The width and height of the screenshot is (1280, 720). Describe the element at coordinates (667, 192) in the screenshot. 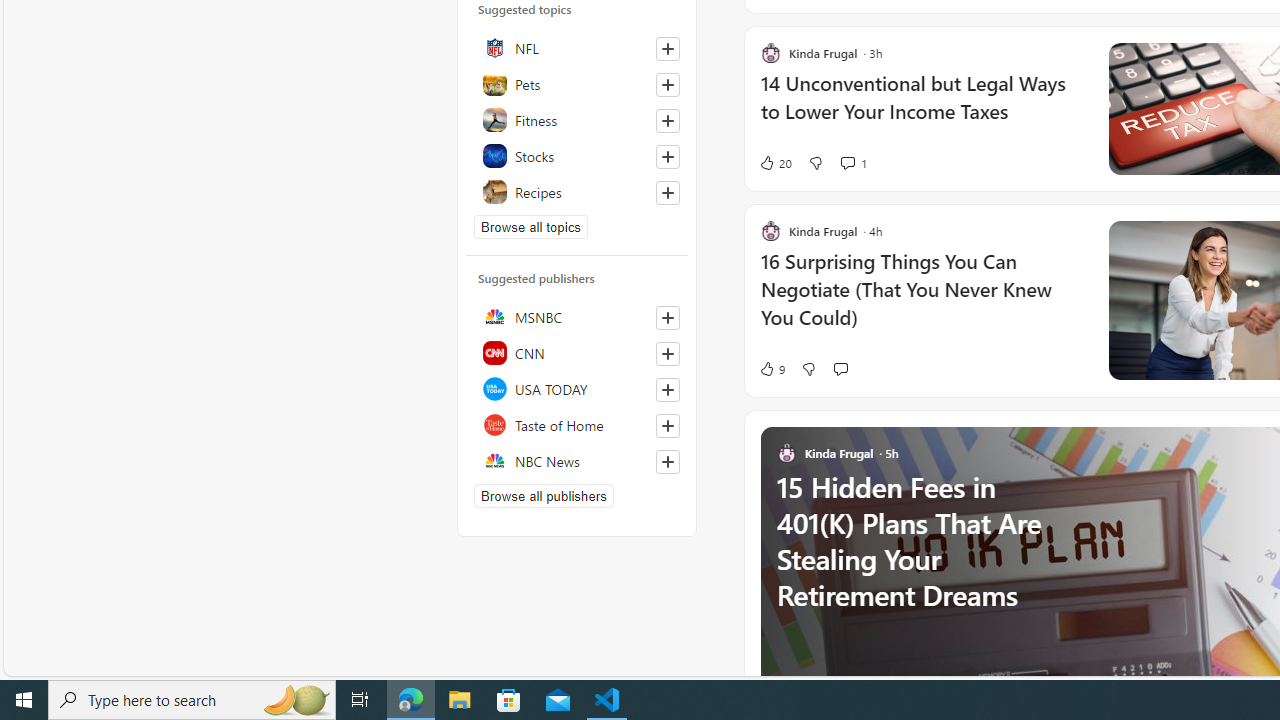

I see `'Follow this topic'` at that location.